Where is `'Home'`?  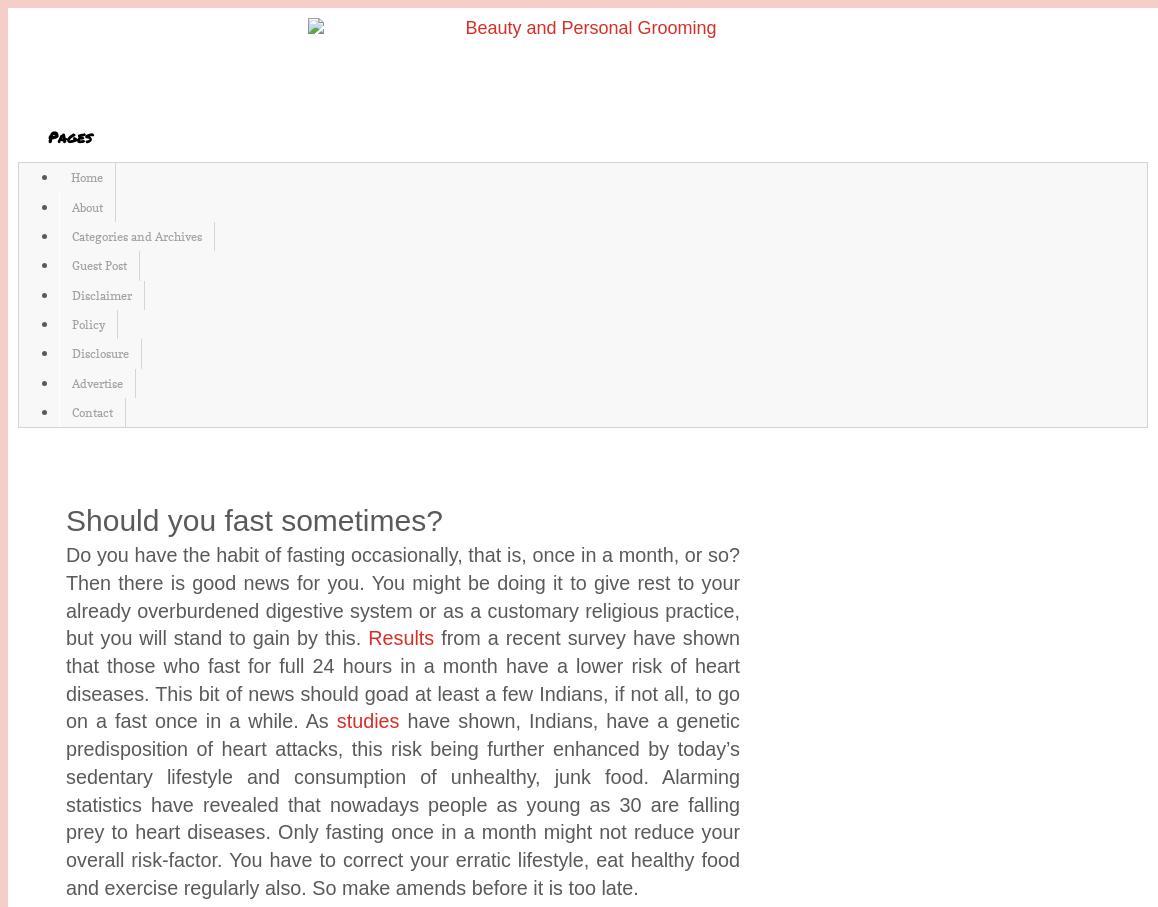
'Home' is located at coordinates (86, 176).